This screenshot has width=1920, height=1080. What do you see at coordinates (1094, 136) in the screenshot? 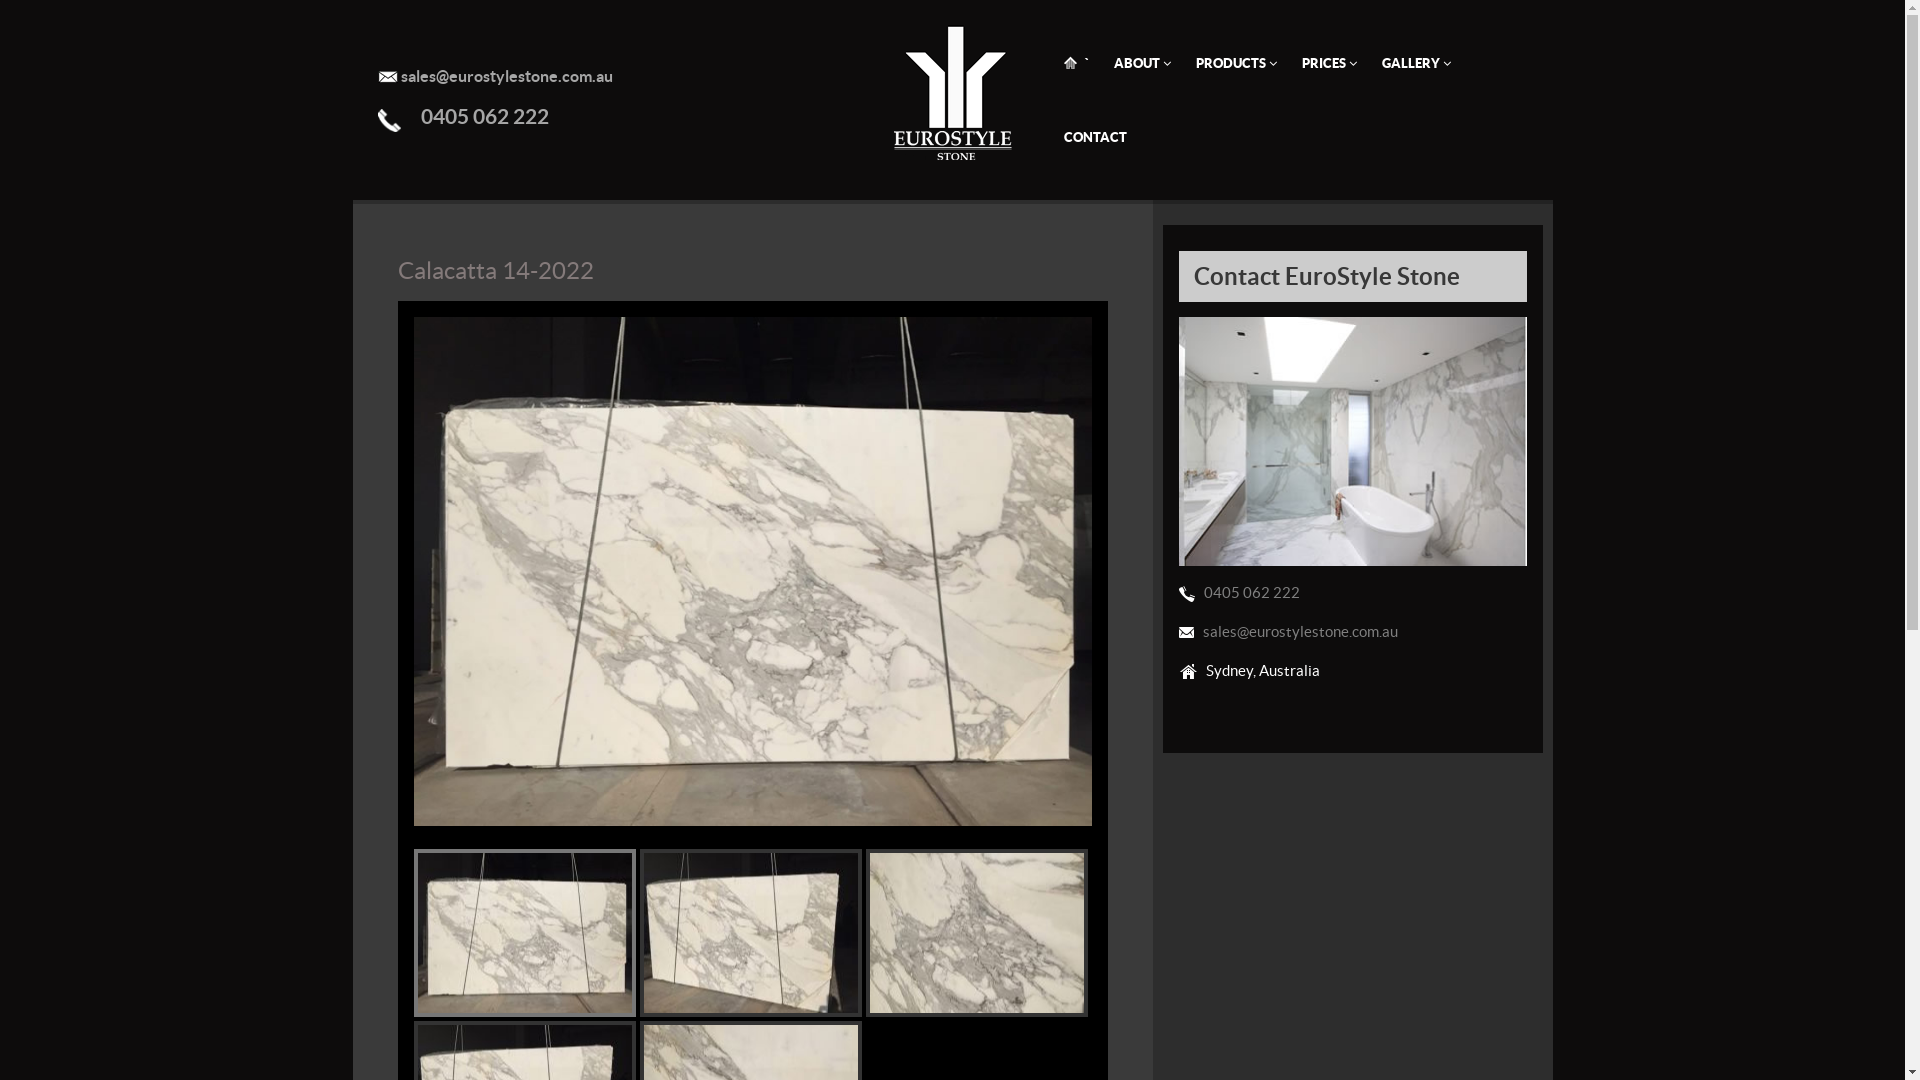
I see `'CONTACT'` at bounding box center [1094, 136].